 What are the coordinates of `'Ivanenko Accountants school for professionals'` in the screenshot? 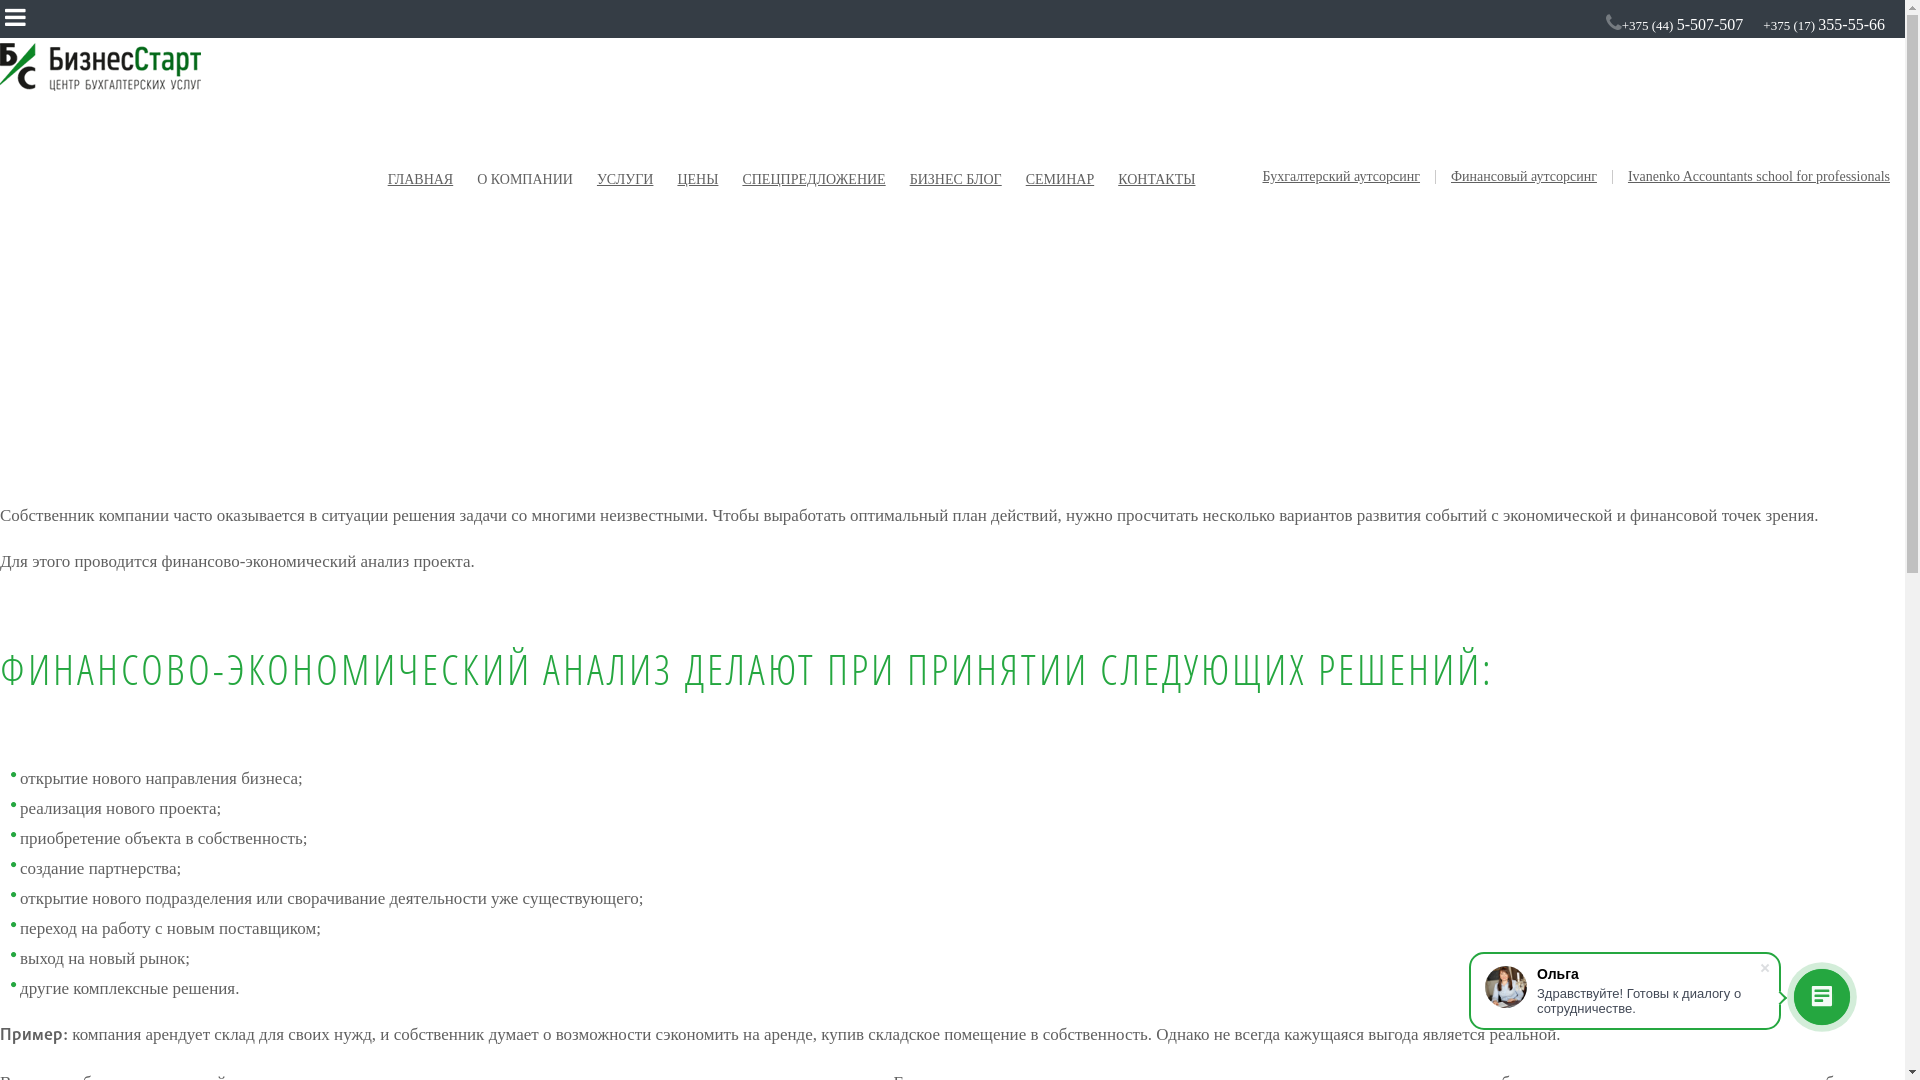 It's located at (1757, 176).